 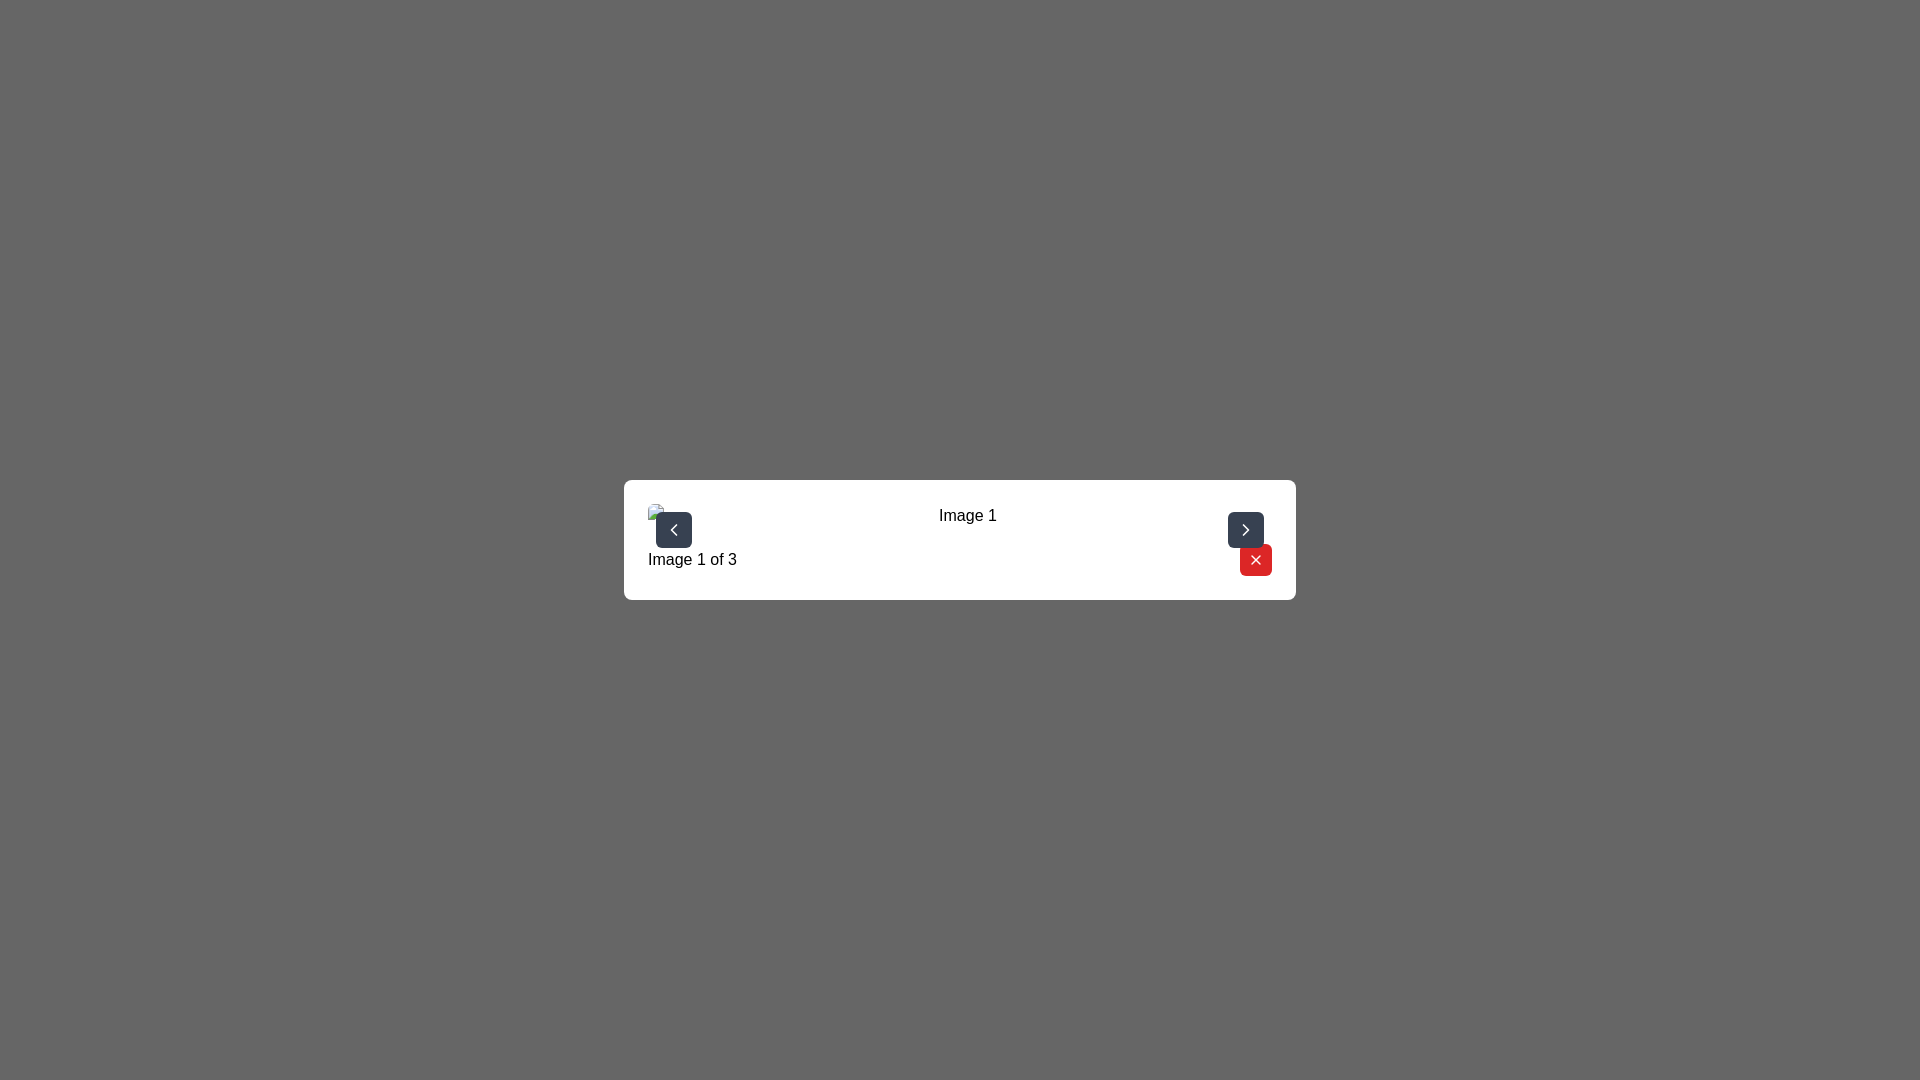 I want to click on the left-oriented chevron arrow button, which is the leftmost element in a group of buttons, so click(x=673, y=528).